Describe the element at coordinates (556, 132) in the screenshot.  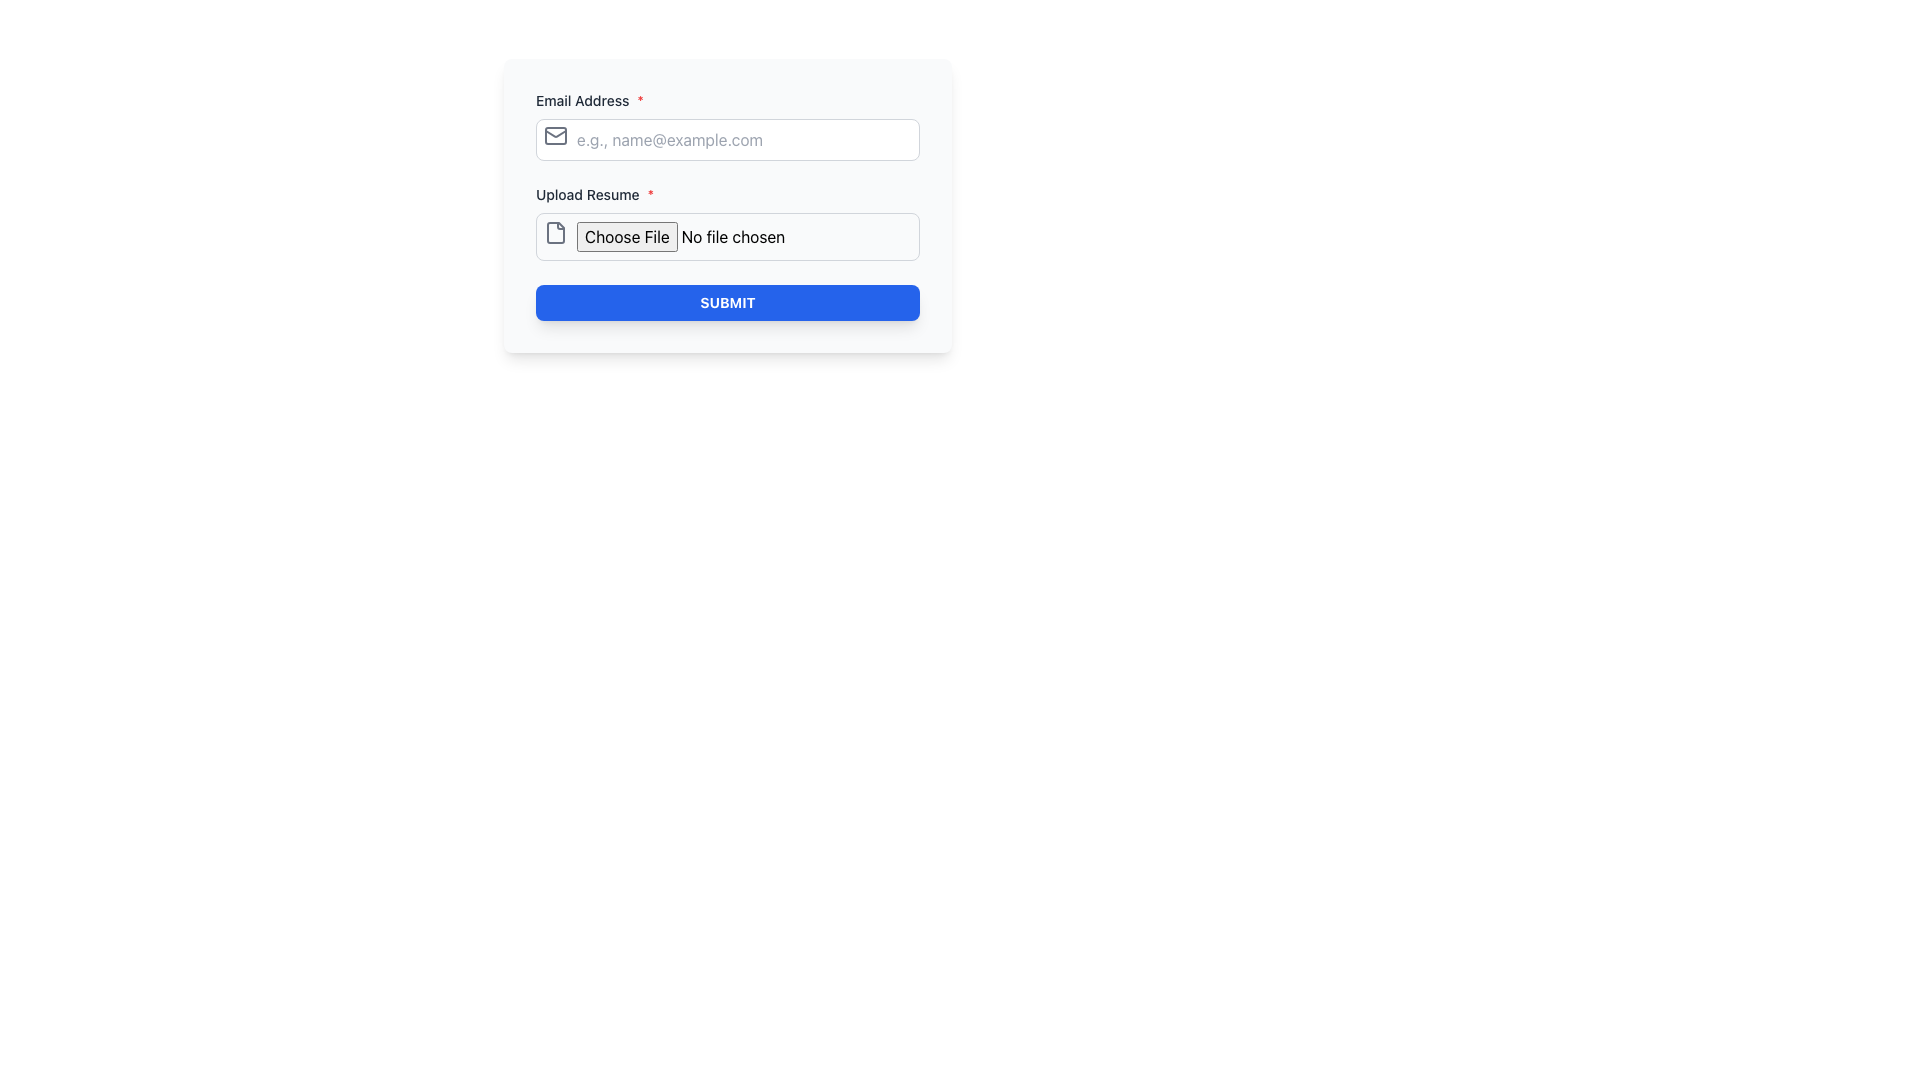
I see `the envelope icon located to the left of the 'Email Address' input field, which serves as a visual representation of email context` at that location.